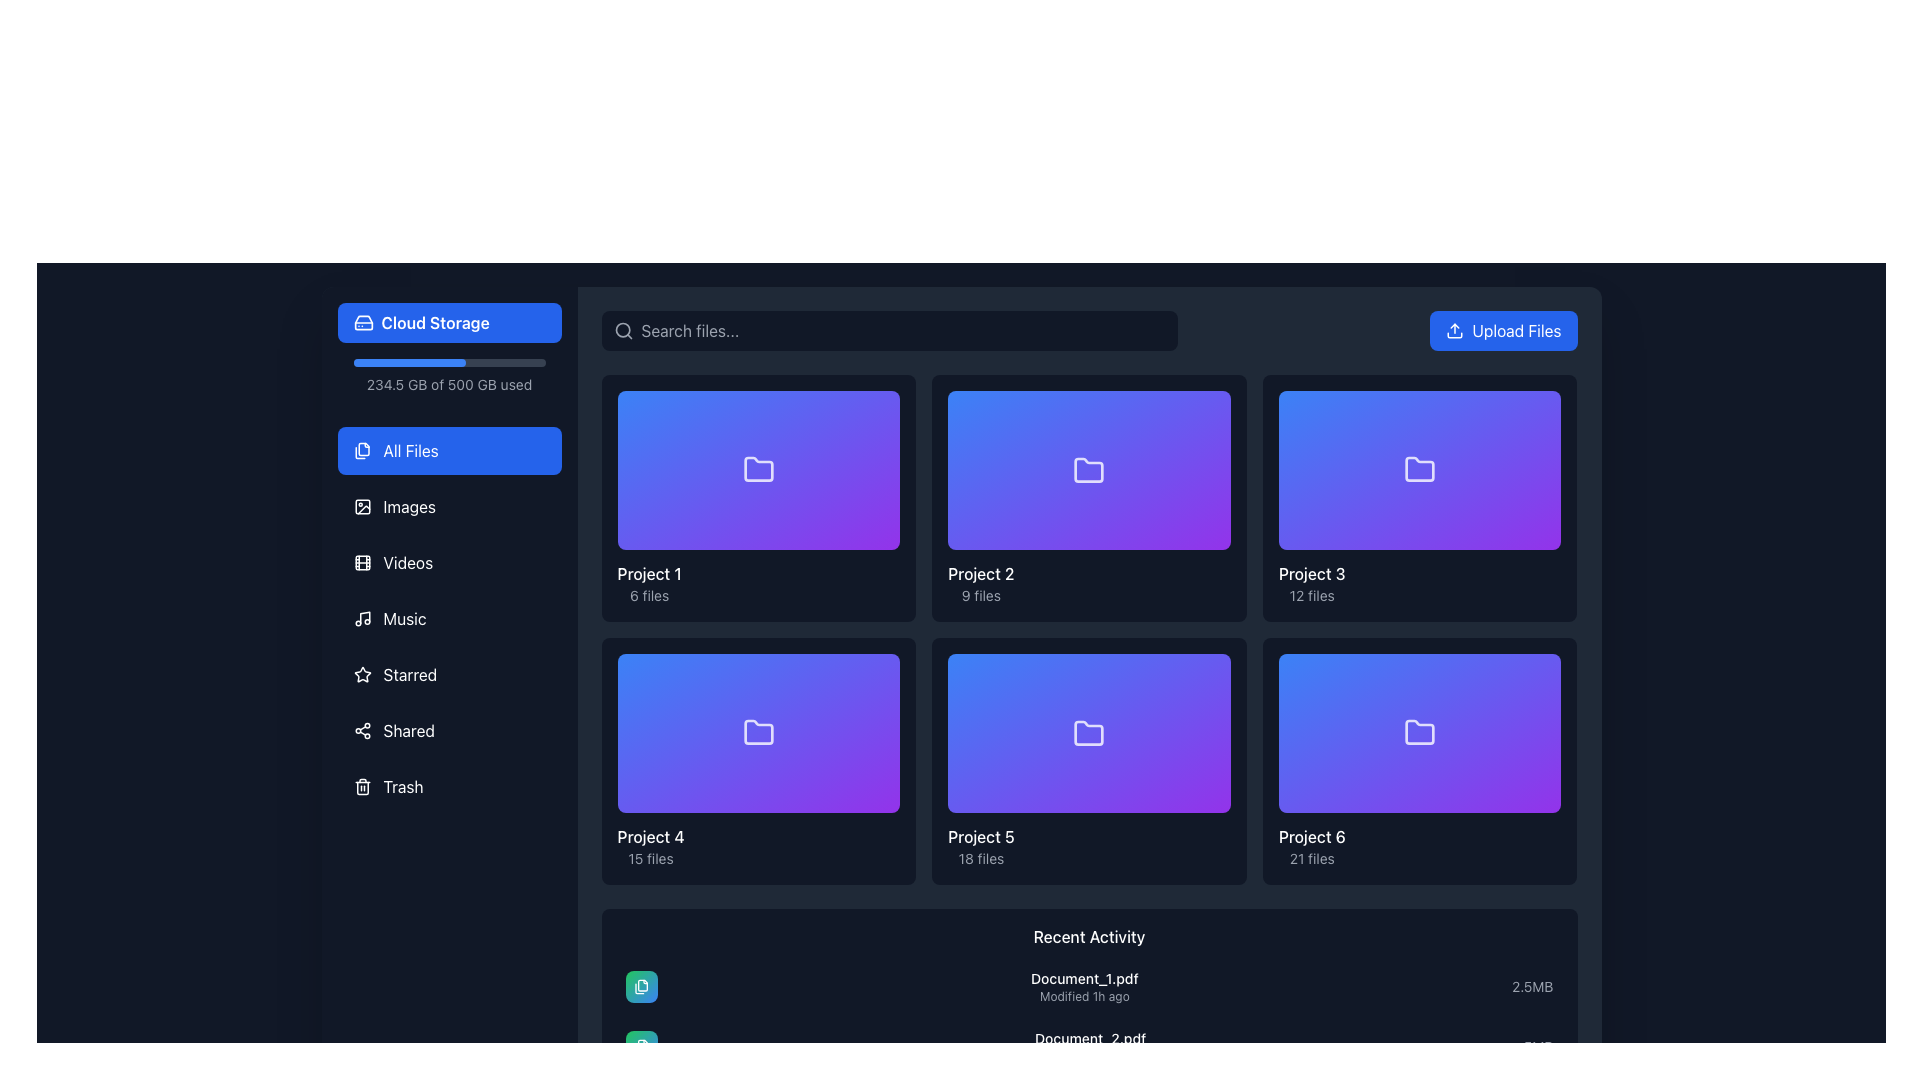 Image resolution: width=1920 pixels, height=1080 pixels. What do you see at coordinates (448, 563) in the screenshot?
I see `the navigation button located in the left-side menu, positioned below the 'Images' button and above the 'Music' button` at bounding box center [448, 563].